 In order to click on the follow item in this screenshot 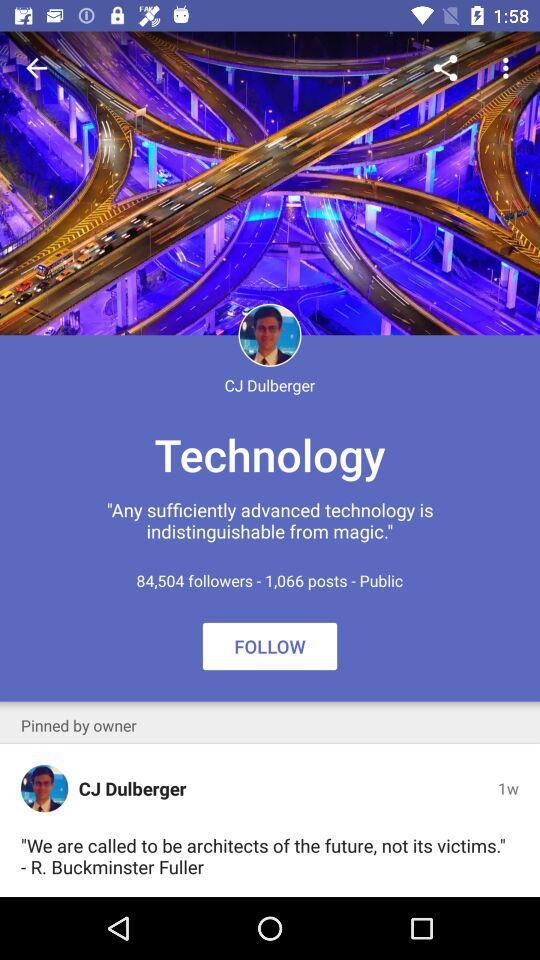, I will do `click(270, 645)`.